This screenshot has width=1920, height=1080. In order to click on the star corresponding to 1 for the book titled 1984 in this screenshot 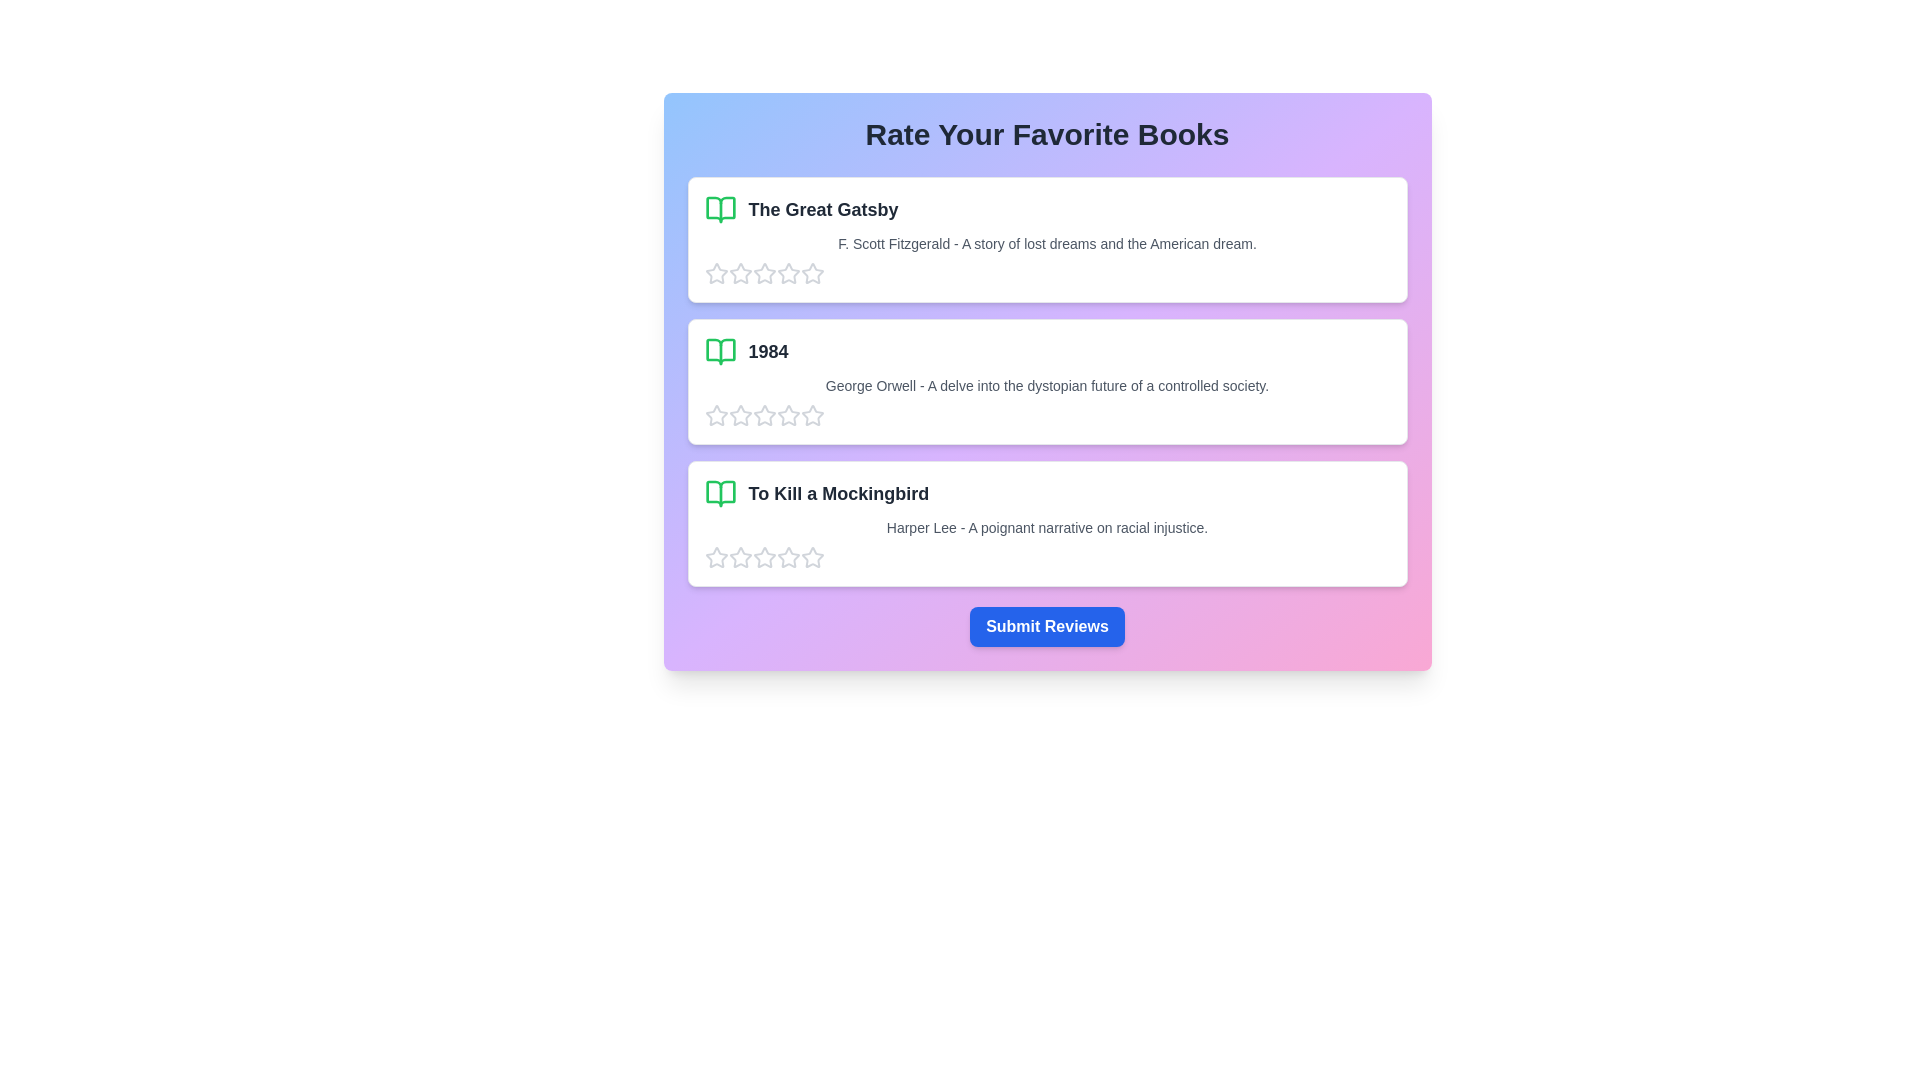, I will do `click(716, 415)`.